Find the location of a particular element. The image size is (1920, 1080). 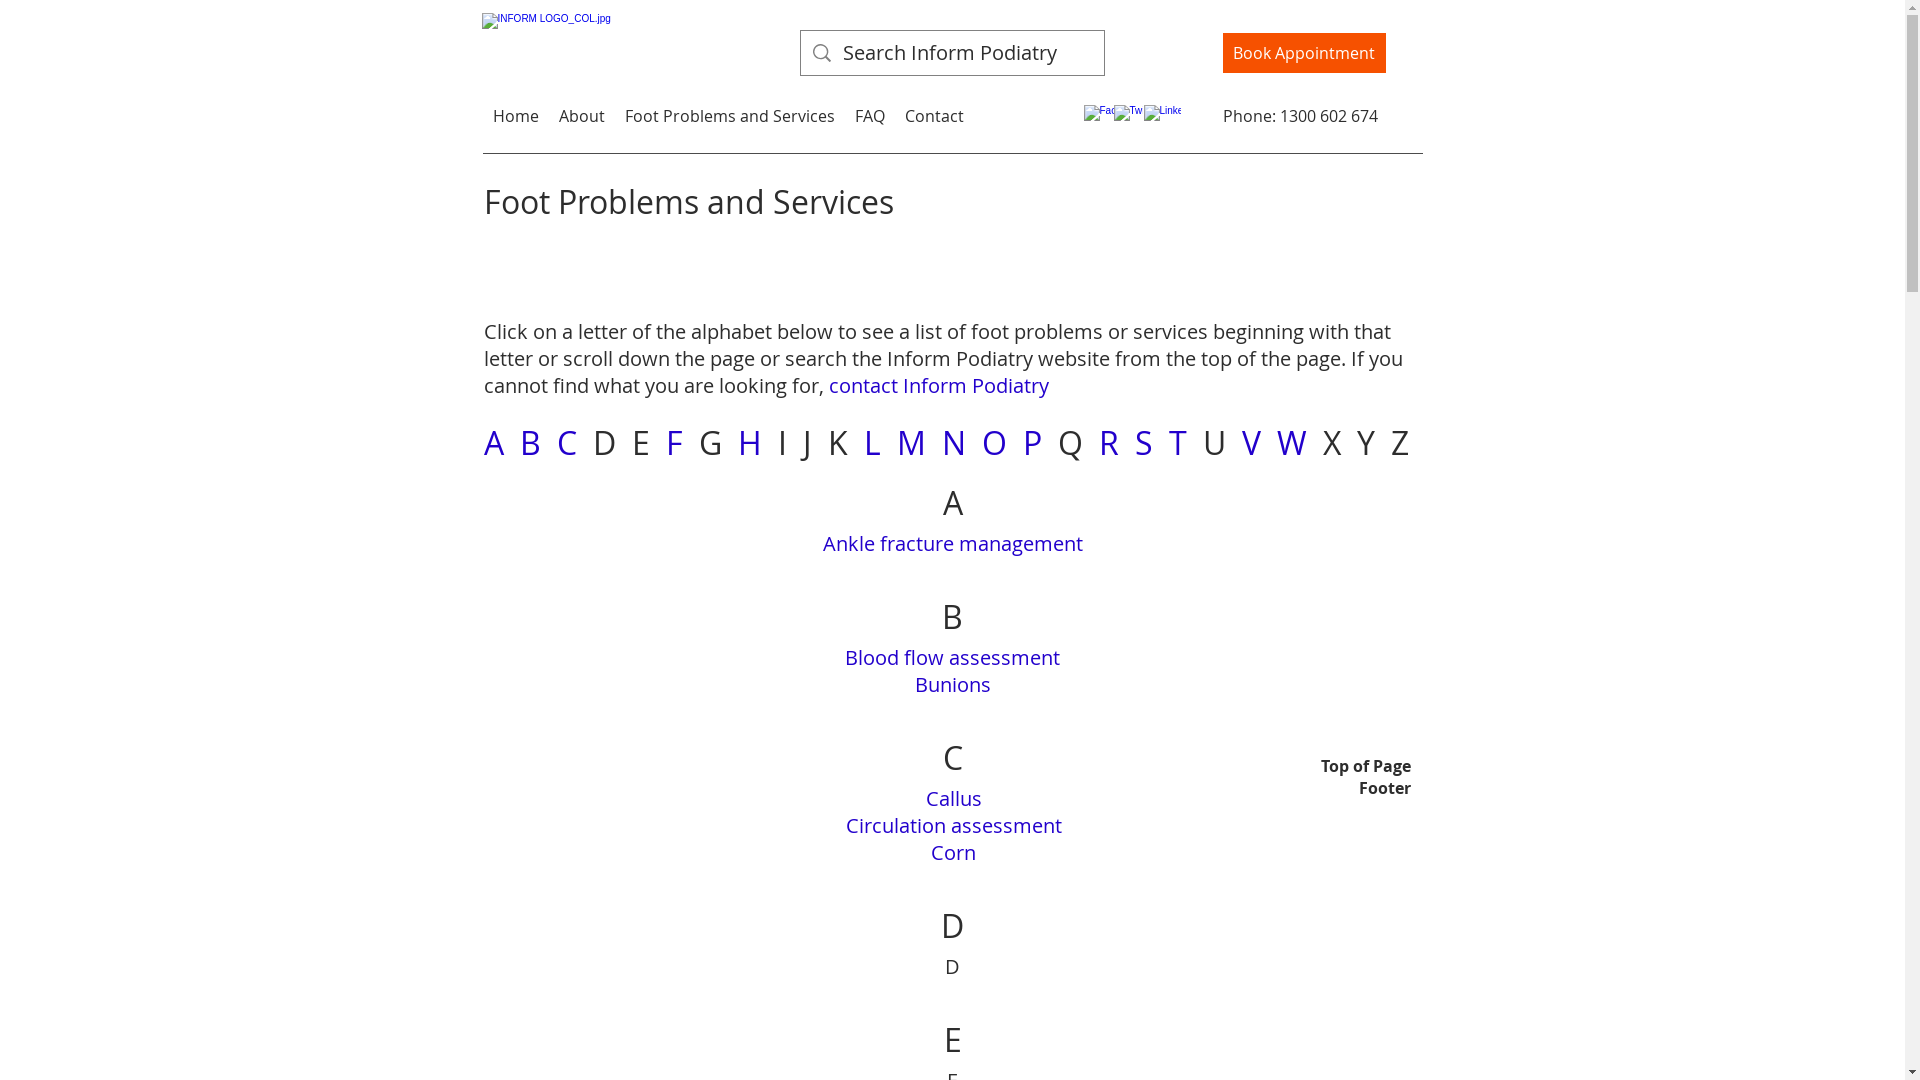

'Contact' is located at coordinates (932, 115).